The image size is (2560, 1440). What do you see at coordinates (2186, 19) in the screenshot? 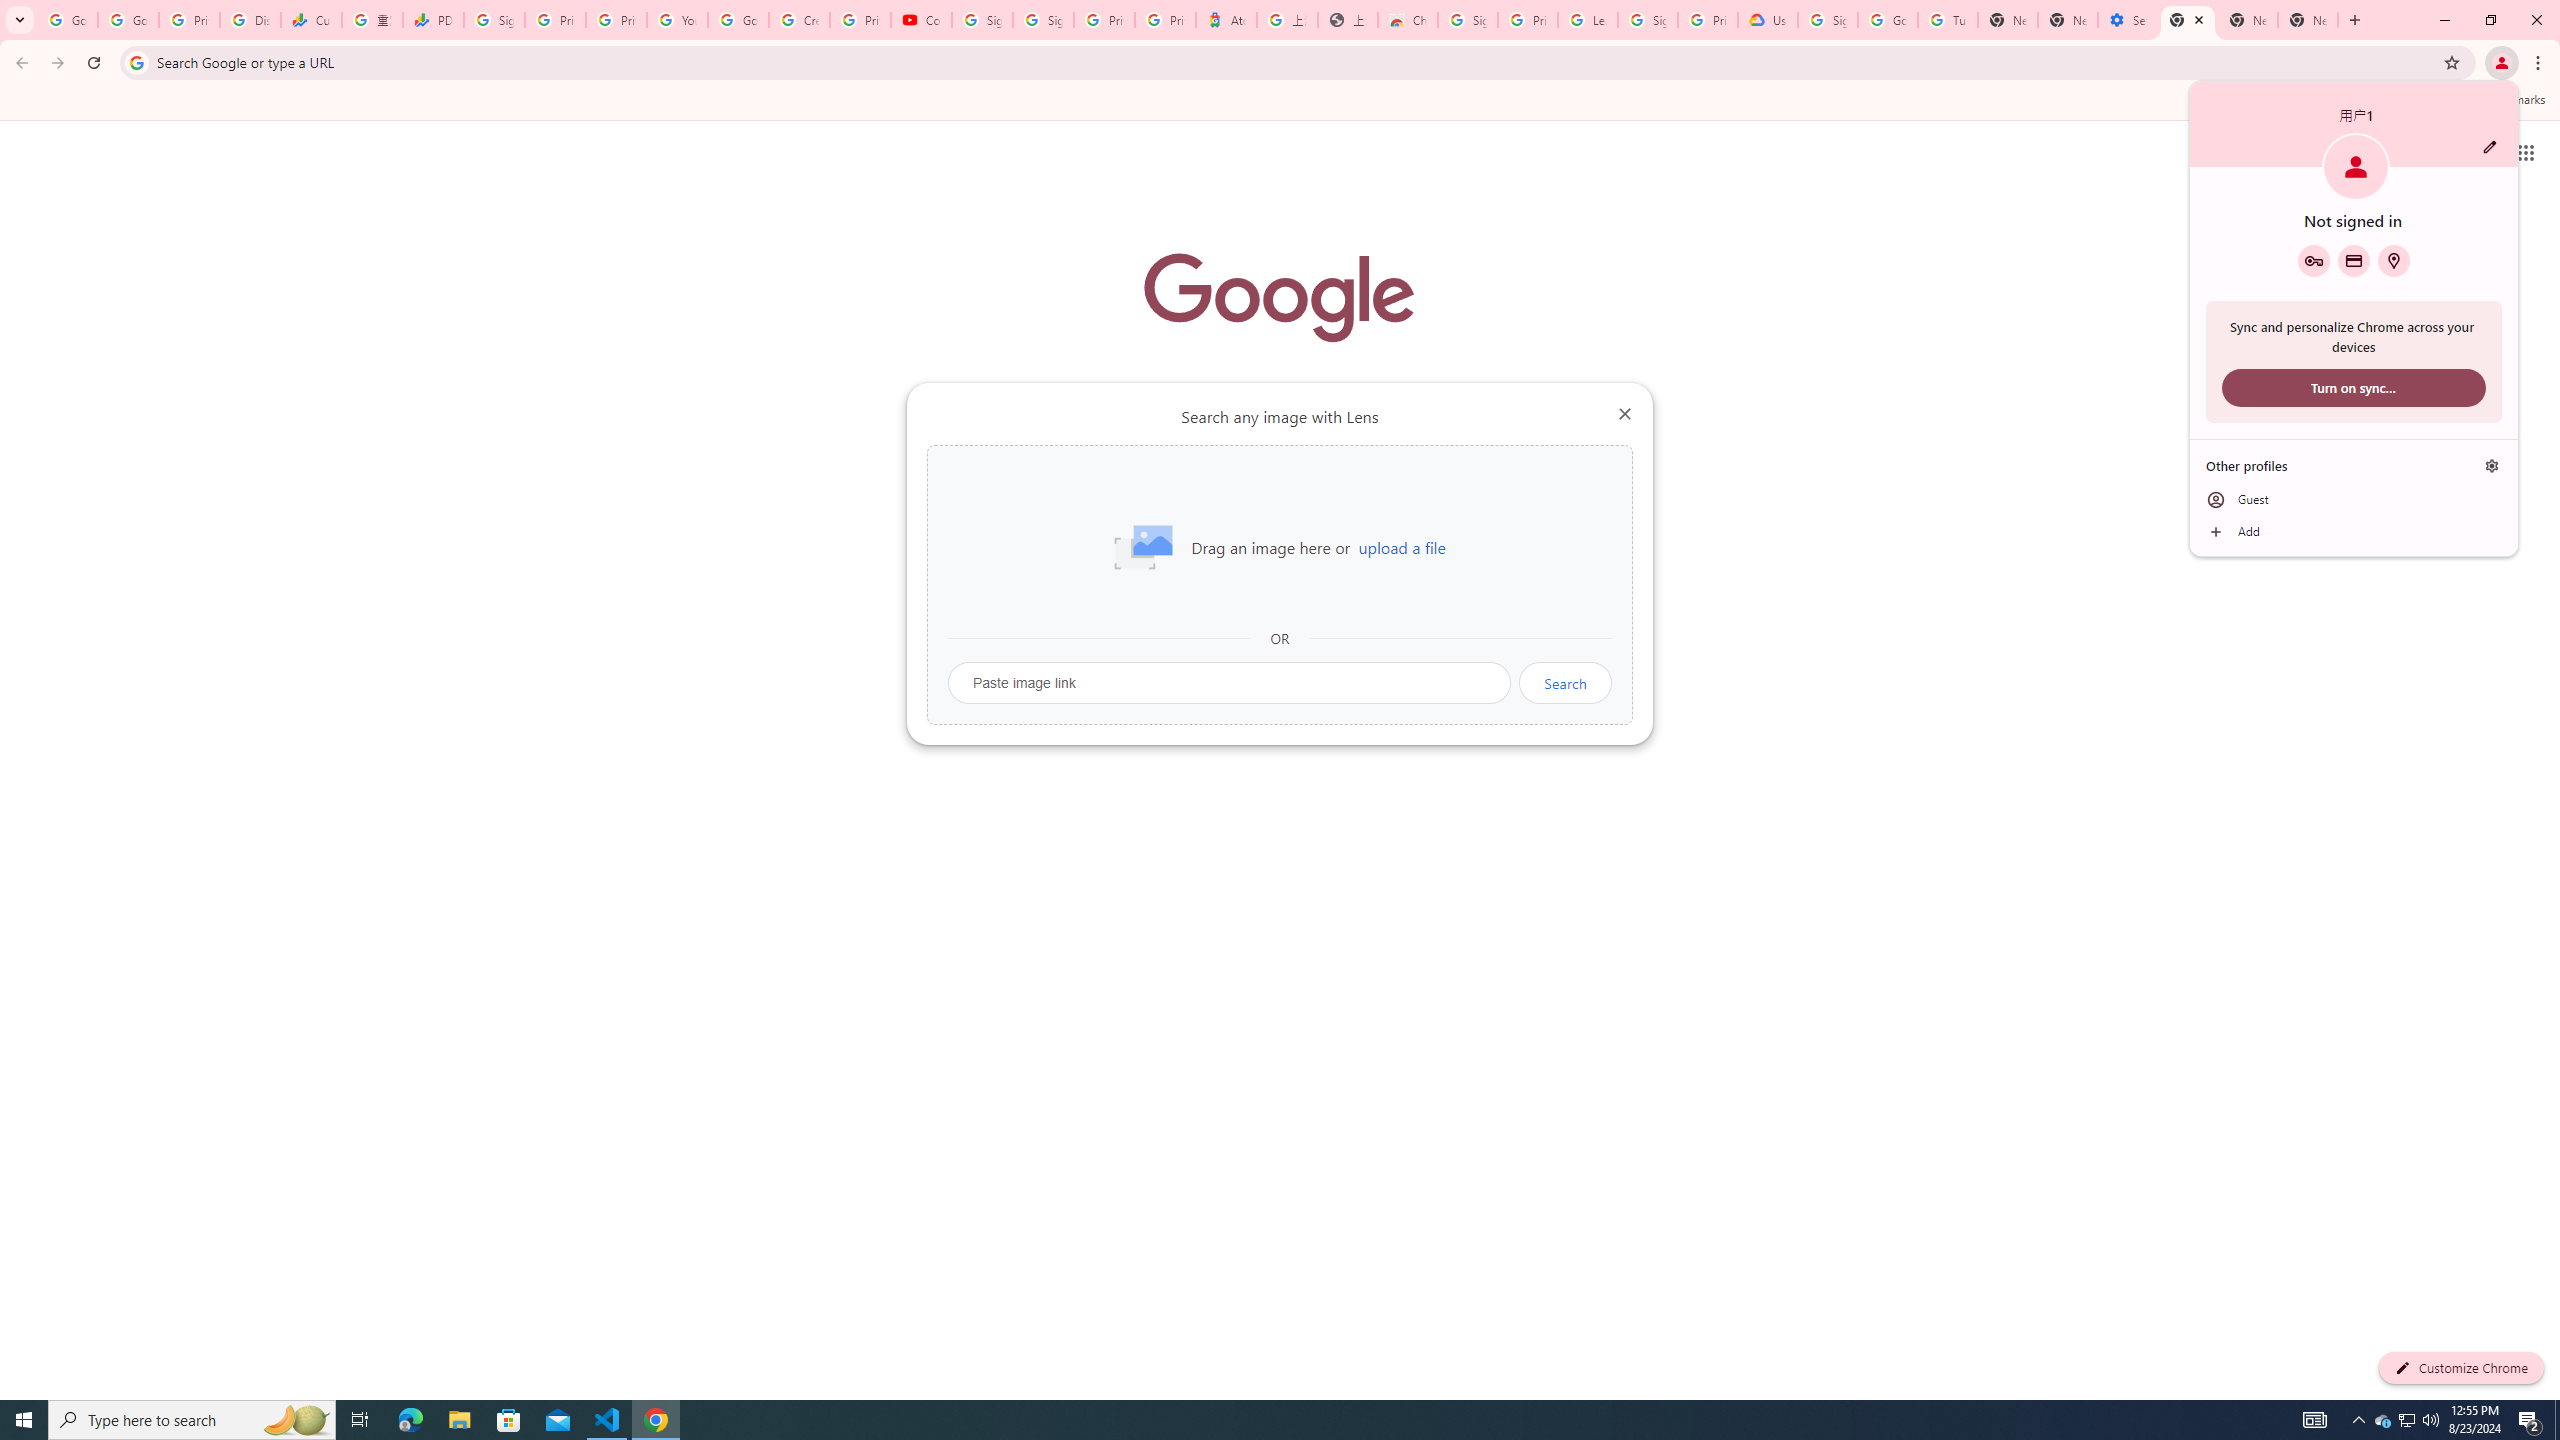
I see `'New Tab'` at bounding box center [2186, 19].